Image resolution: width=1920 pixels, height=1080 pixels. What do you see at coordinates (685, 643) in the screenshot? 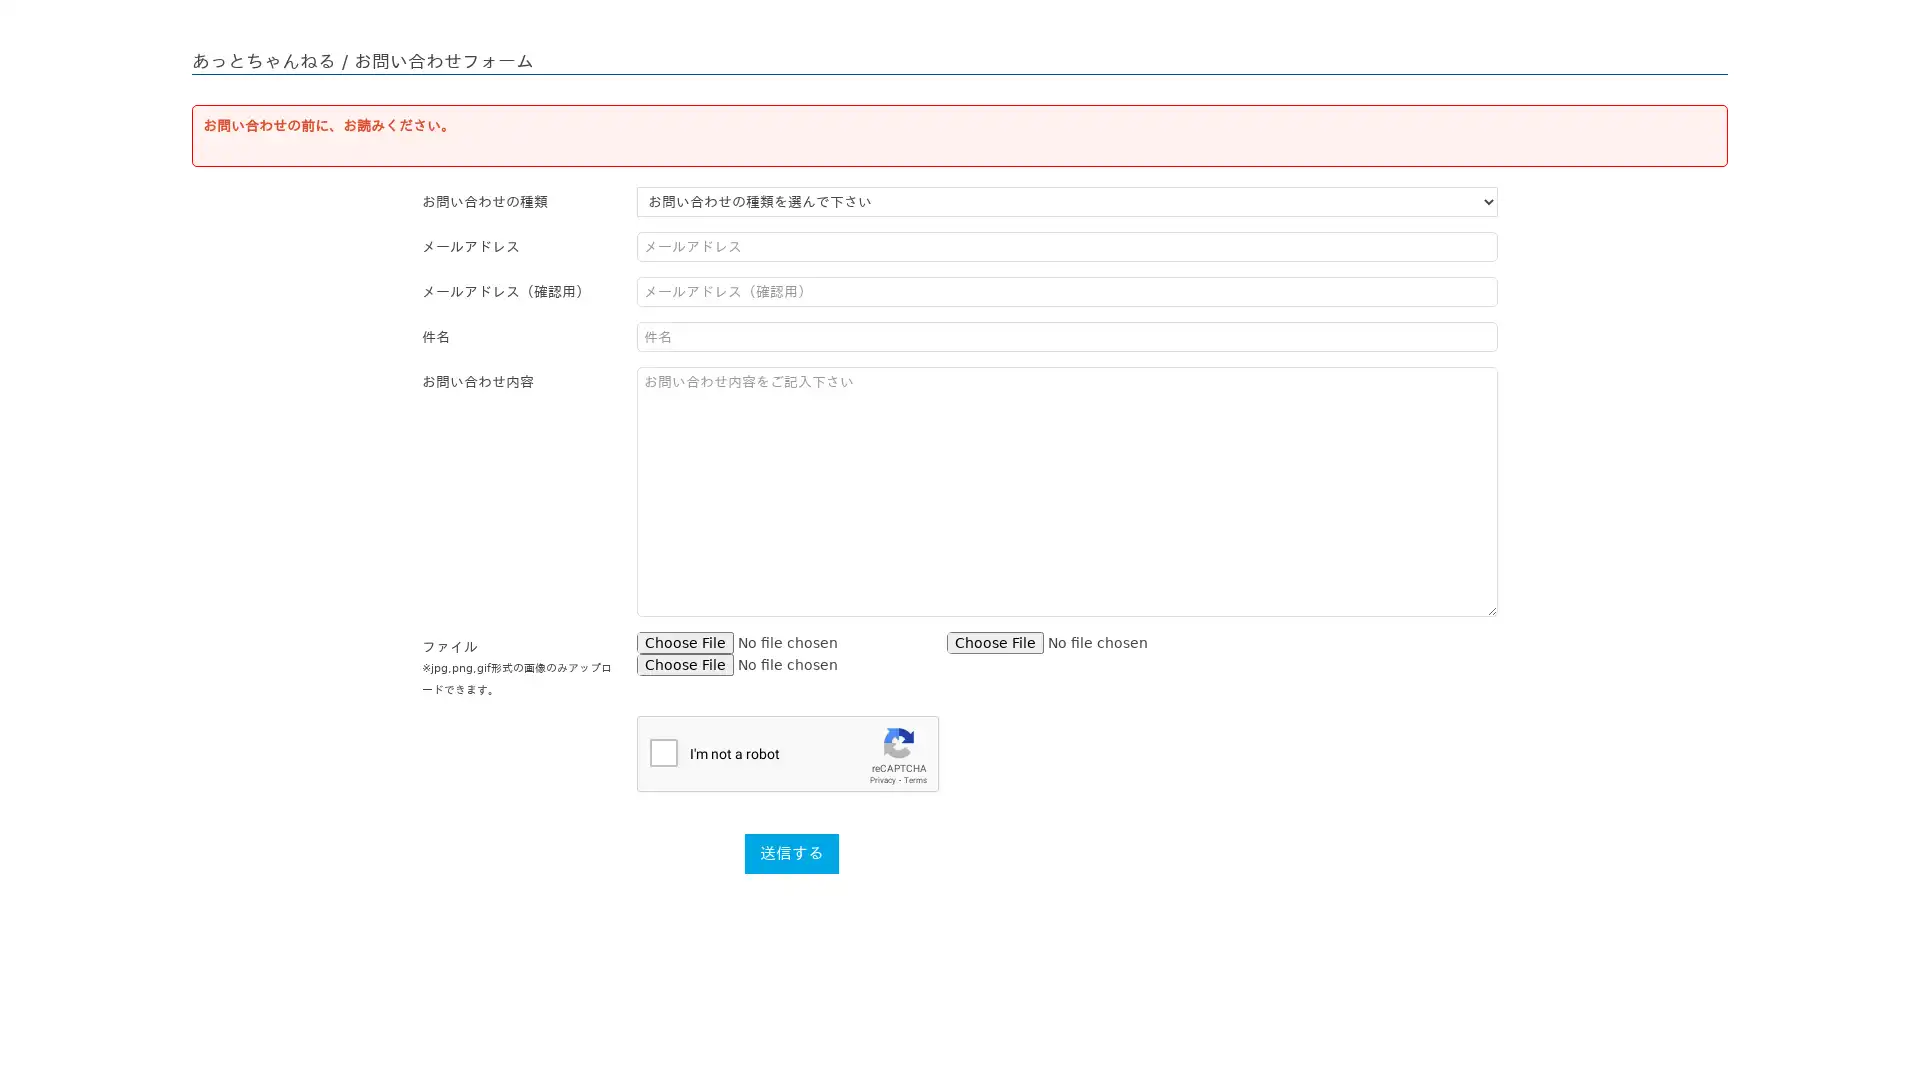
I see `Choose File` at bounding box center [685, 643].